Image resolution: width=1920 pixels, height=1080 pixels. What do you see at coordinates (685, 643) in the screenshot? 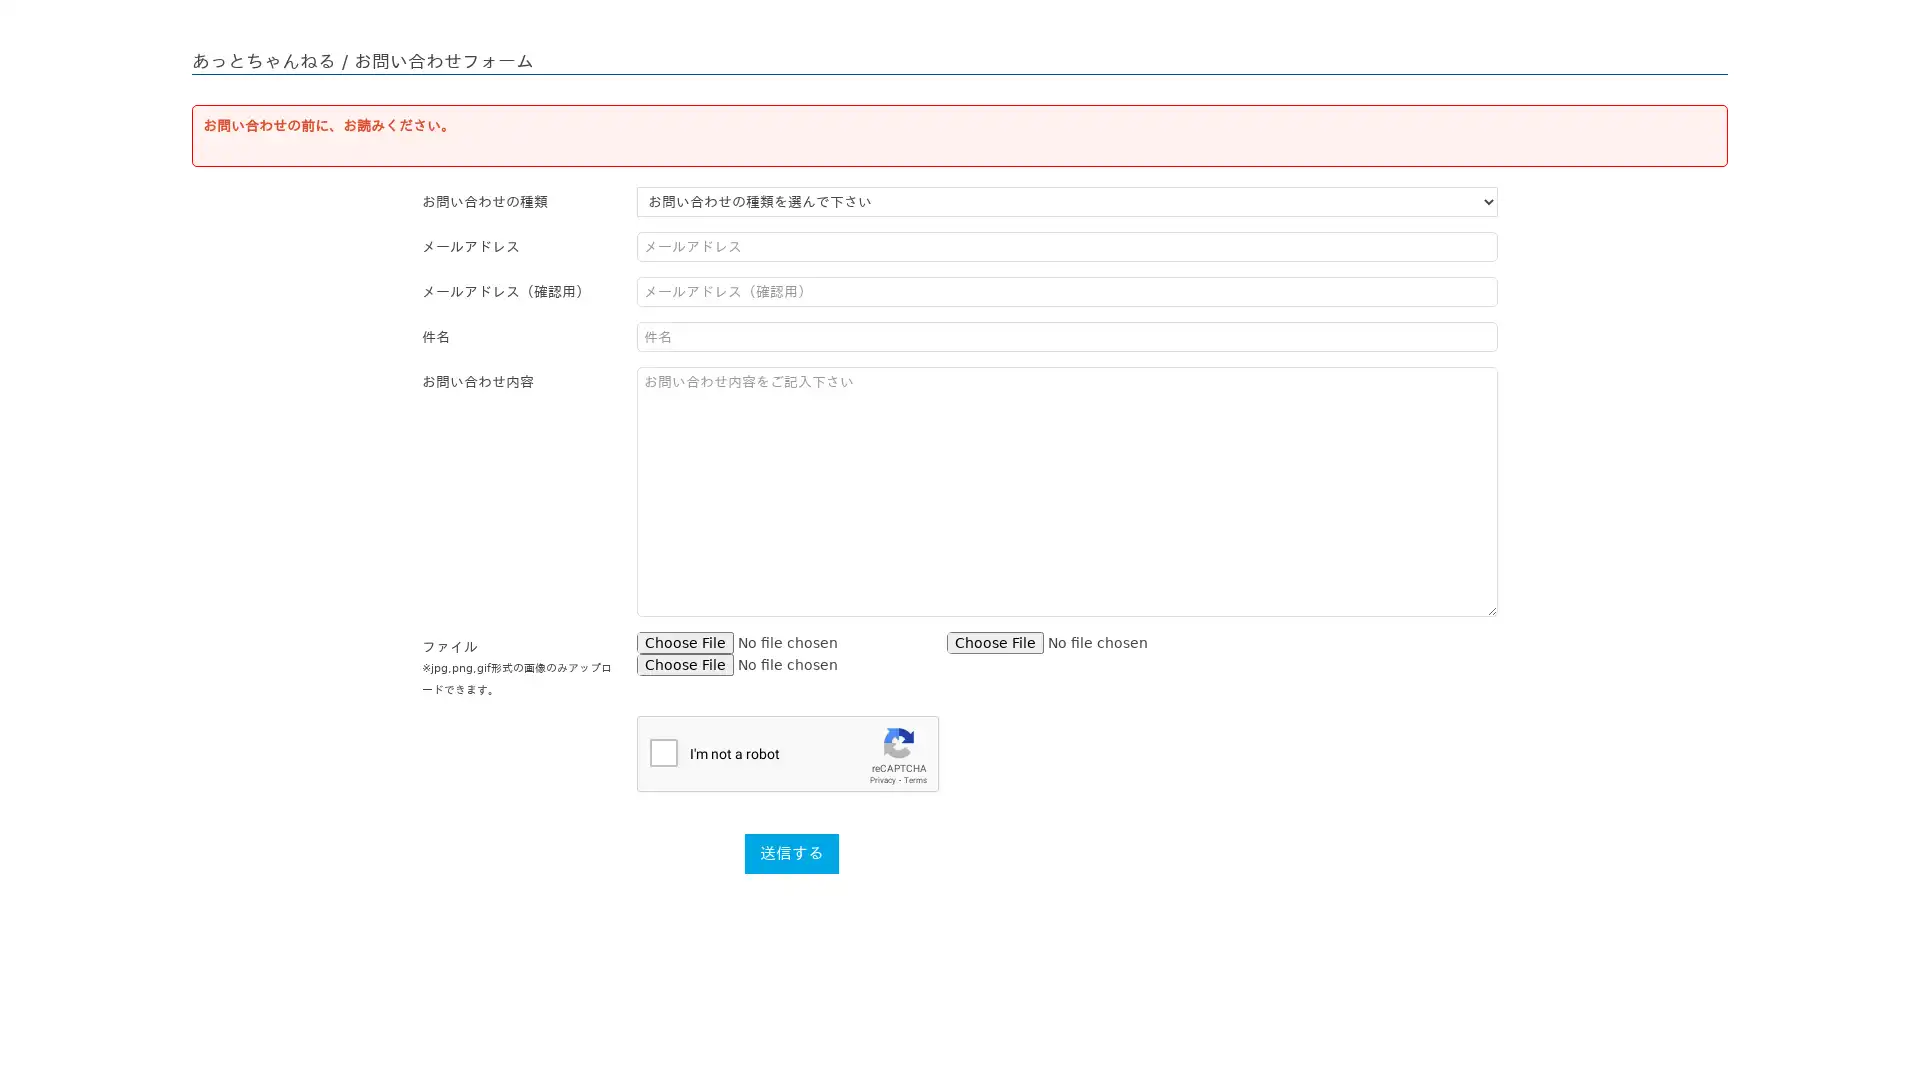
I see `Choose File` at bounding box center [685, 643].